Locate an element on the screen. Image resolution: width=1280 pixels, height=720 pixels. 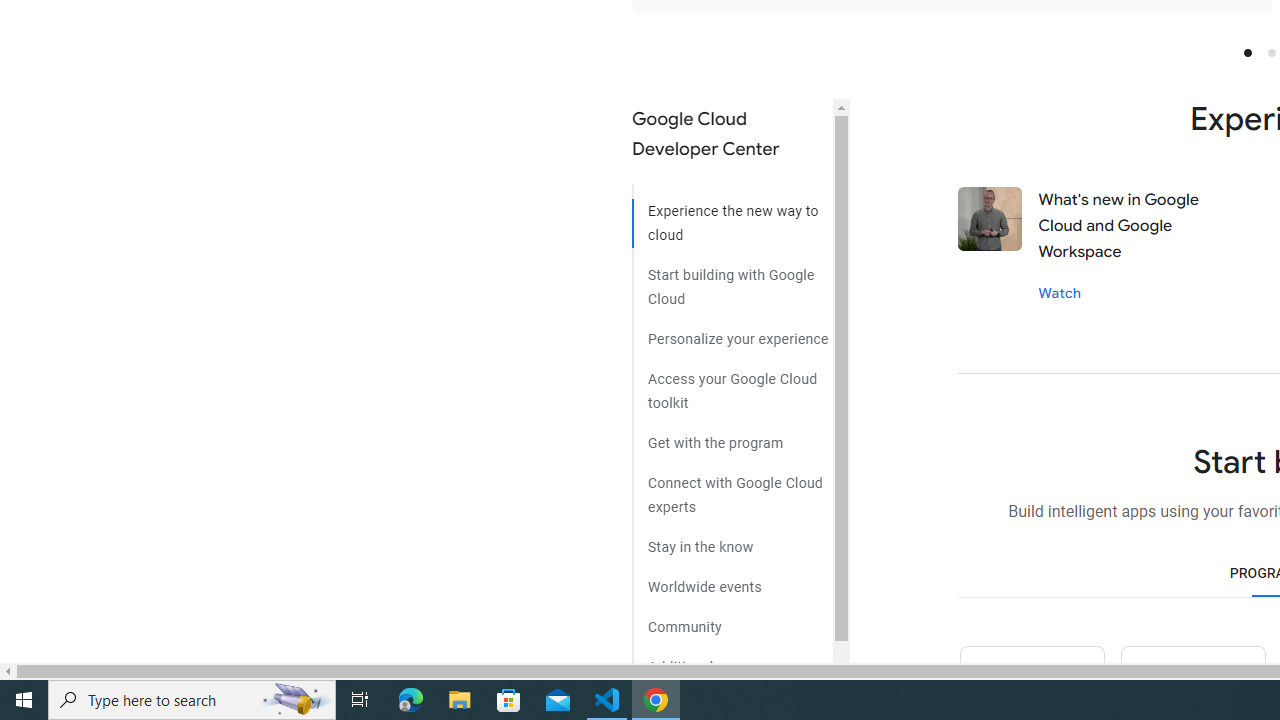
'Slide 2' is located at coordinates (1270, 51).